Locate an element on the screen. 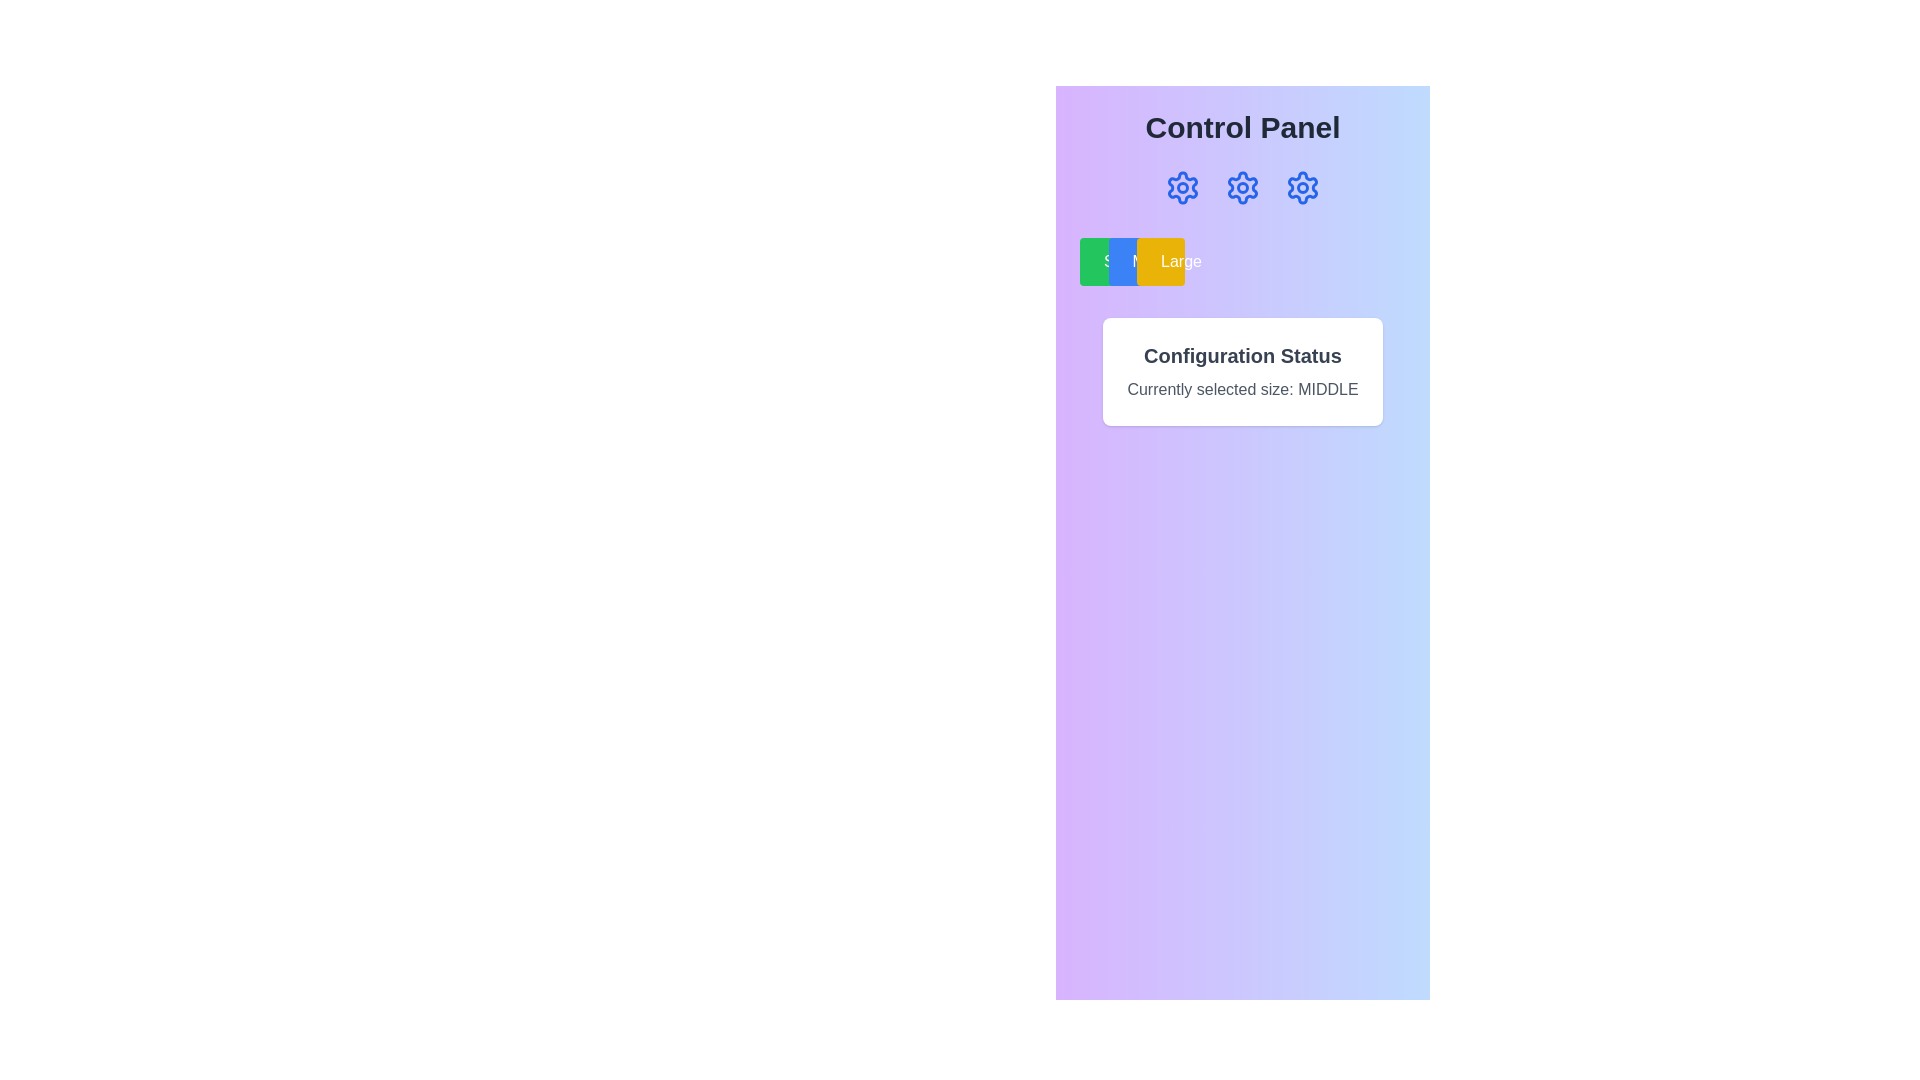 The height and width of the screenshot is (1080, 1920). the leftmost button in the horizontal group that sets a configuration or performs an action related to 'Small' is located at coordinates (1103, 261).